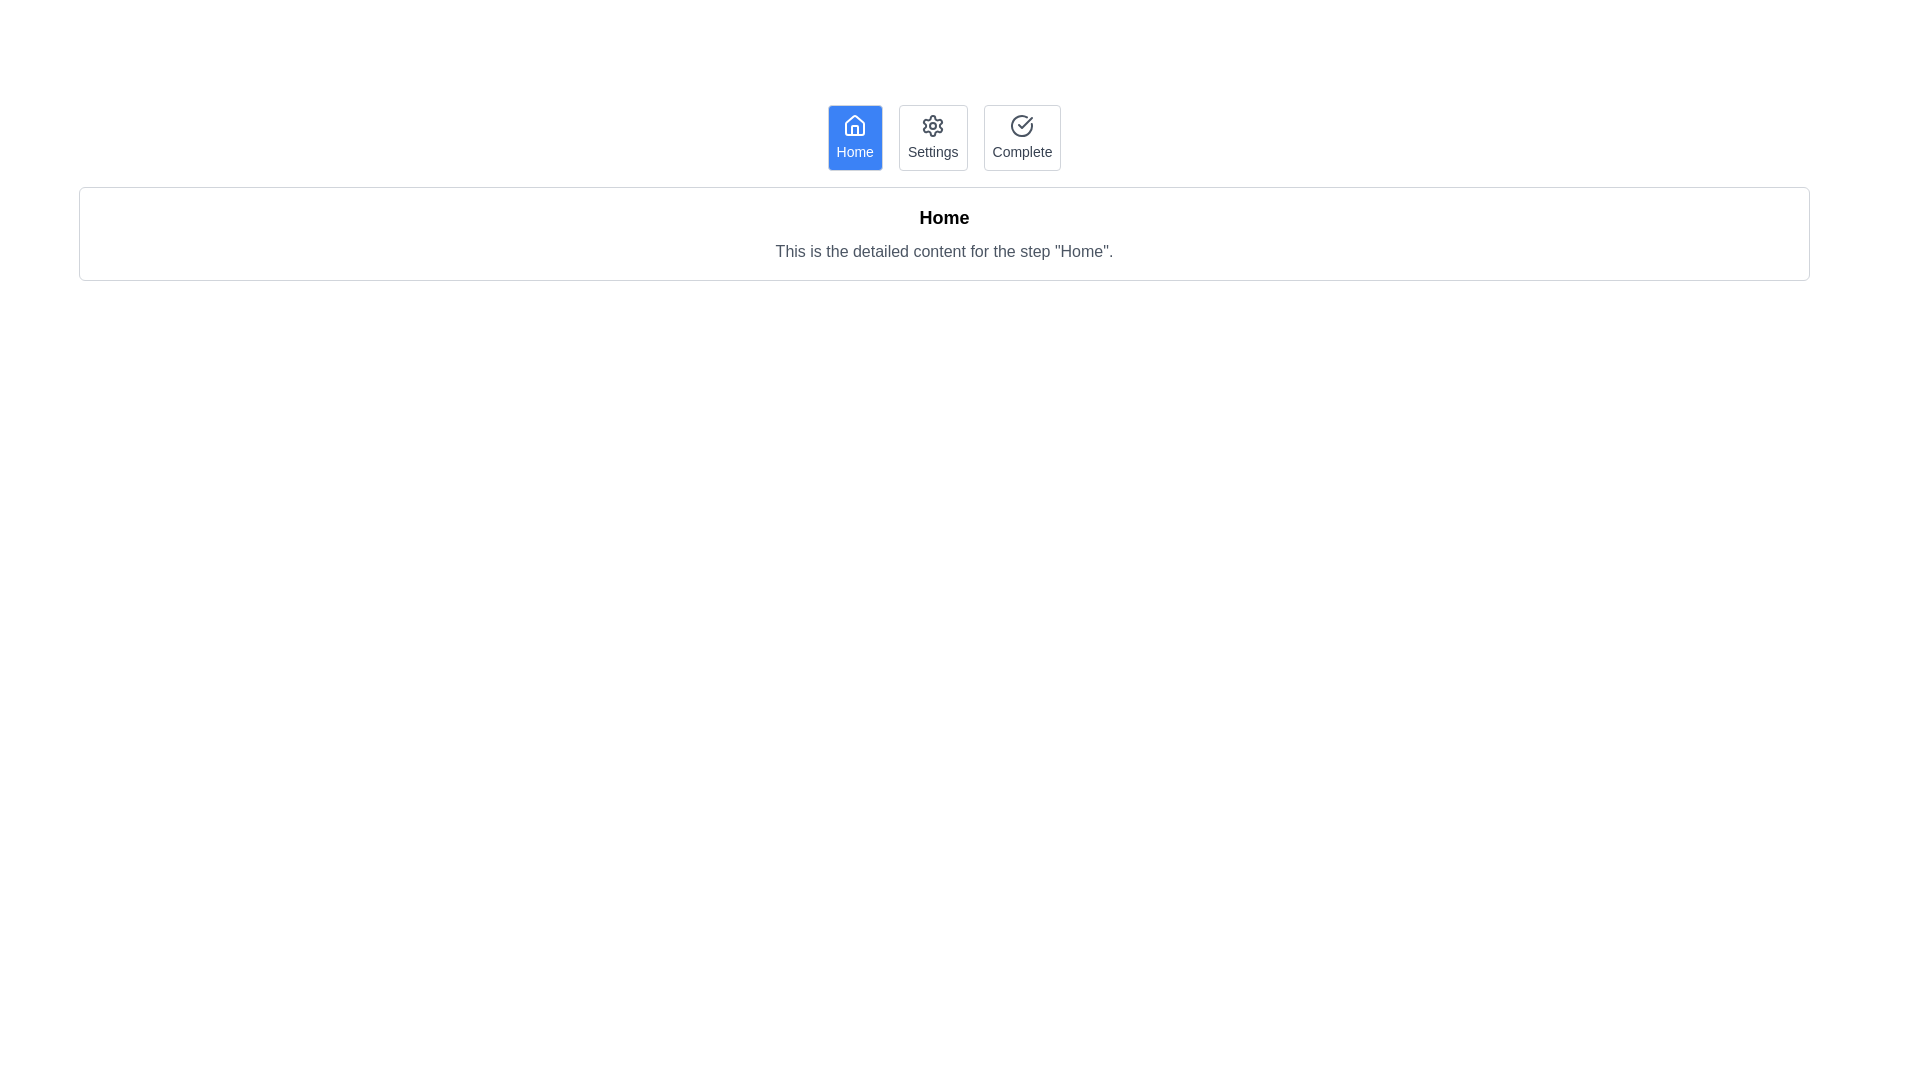 Image resolution: width=1920 pixels, height=1080 pixels. I want to click on the gear-shaped settings icon located within the second button from the left in a horizontal series of three buttons labeled 'Home', 'Settings', and 'Complete', so click(932, 126).